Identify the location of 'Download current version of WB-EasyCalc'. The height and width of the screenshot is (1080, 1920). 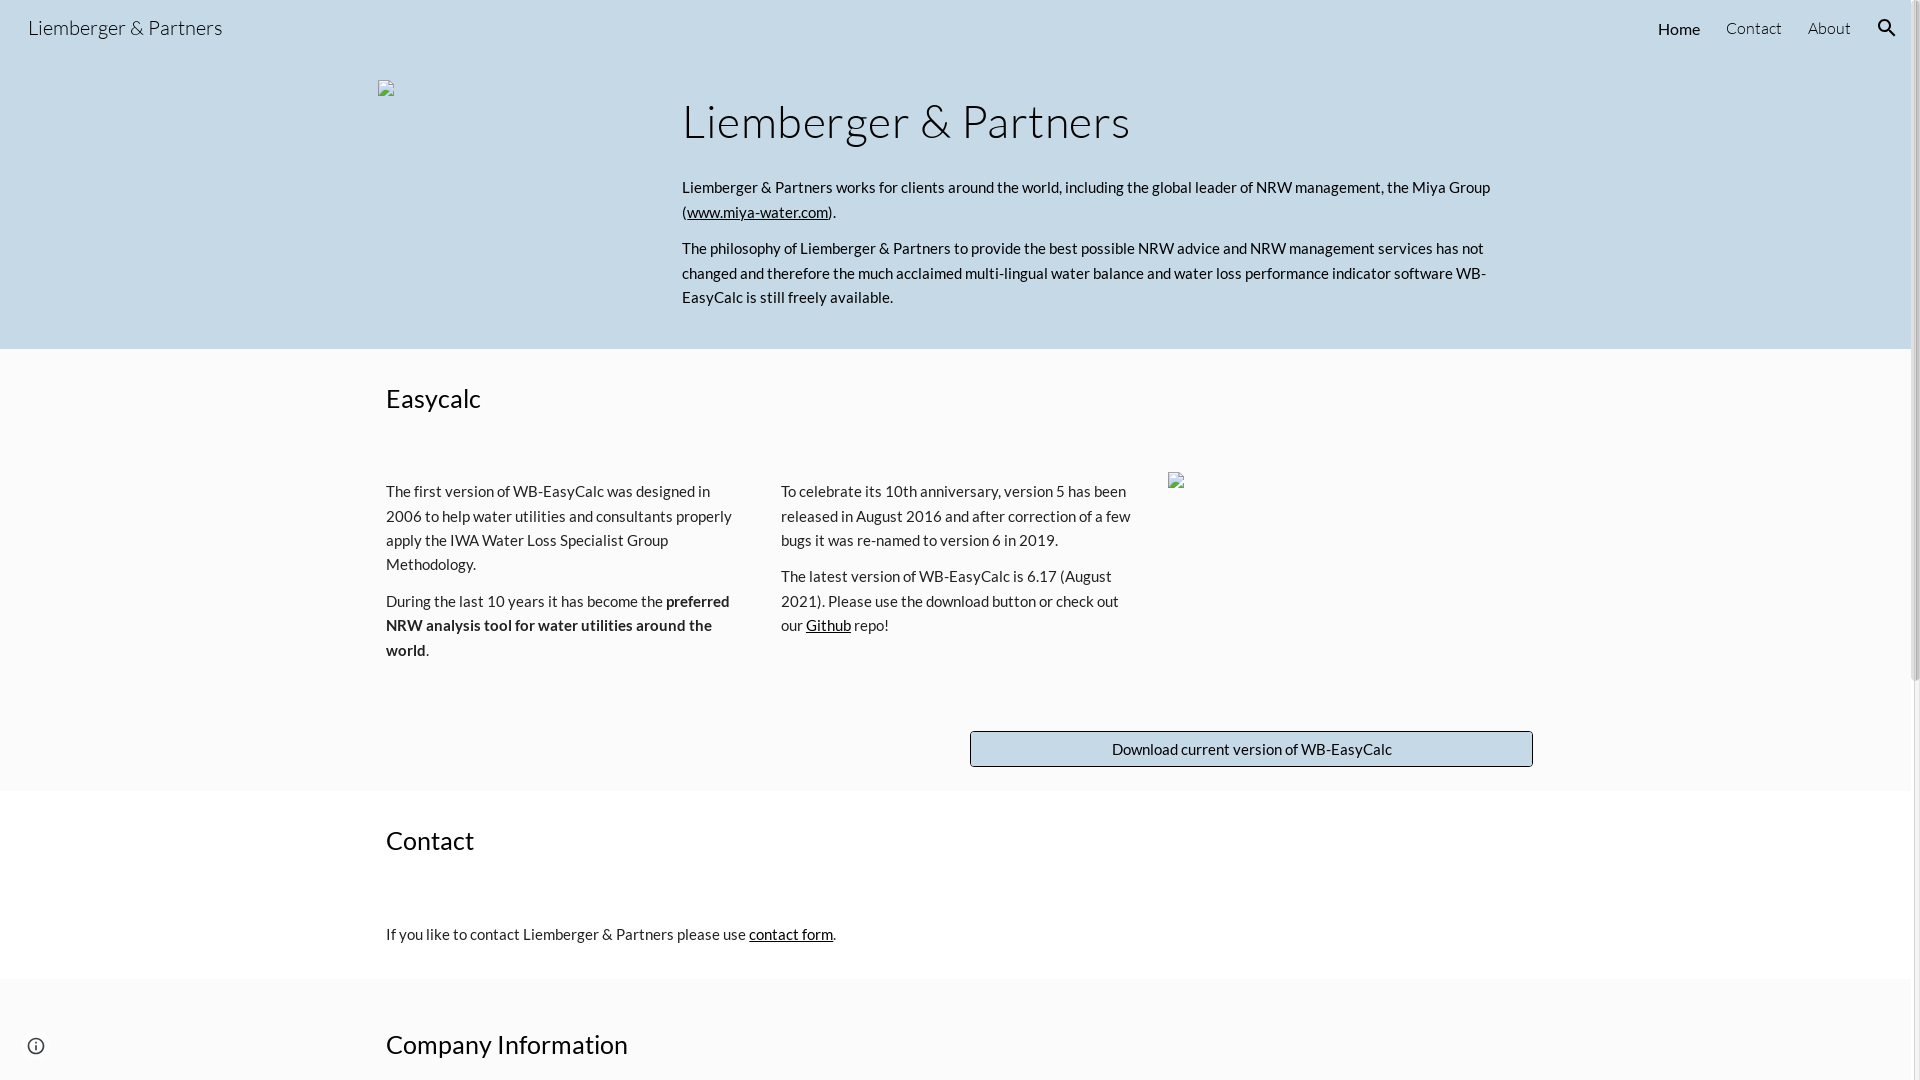
(1250, 748).